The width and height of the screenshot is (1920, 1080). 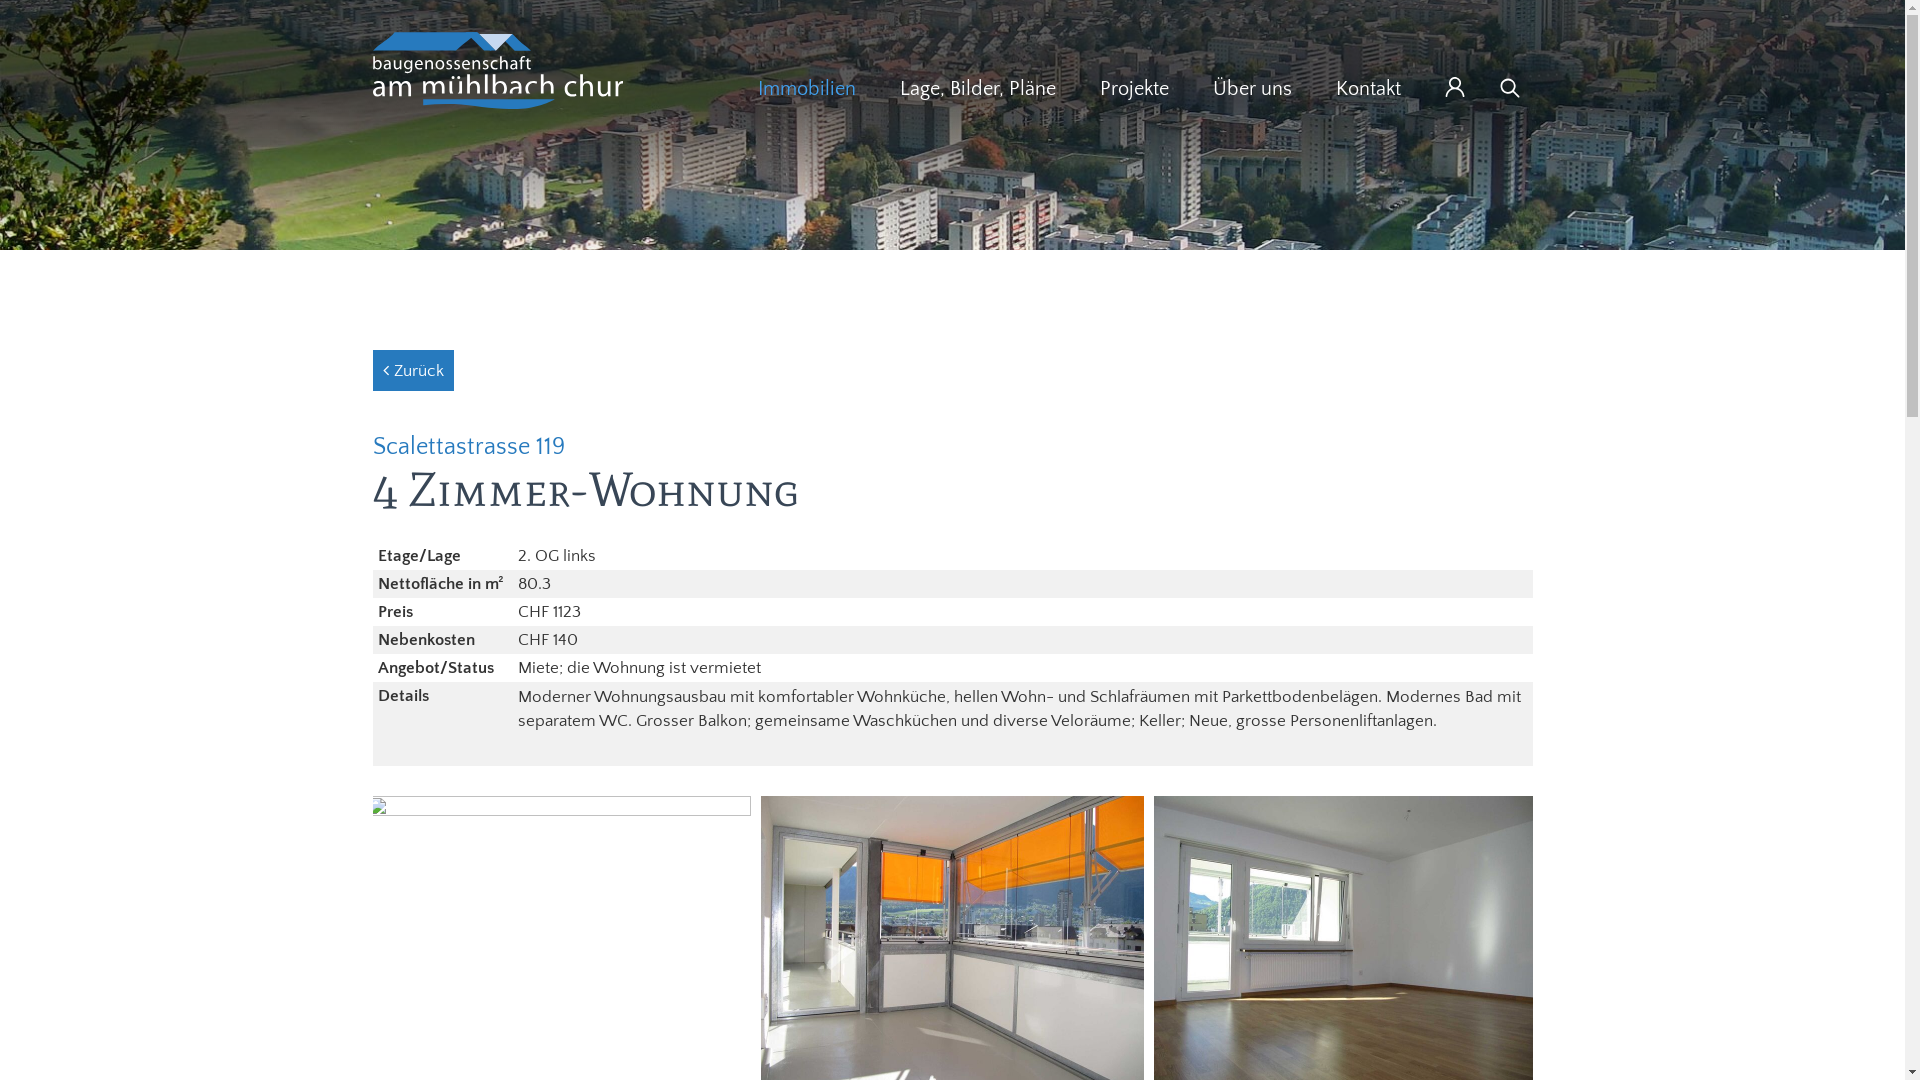 I want to click on 'Immobilien', so click(x=806, y=87).